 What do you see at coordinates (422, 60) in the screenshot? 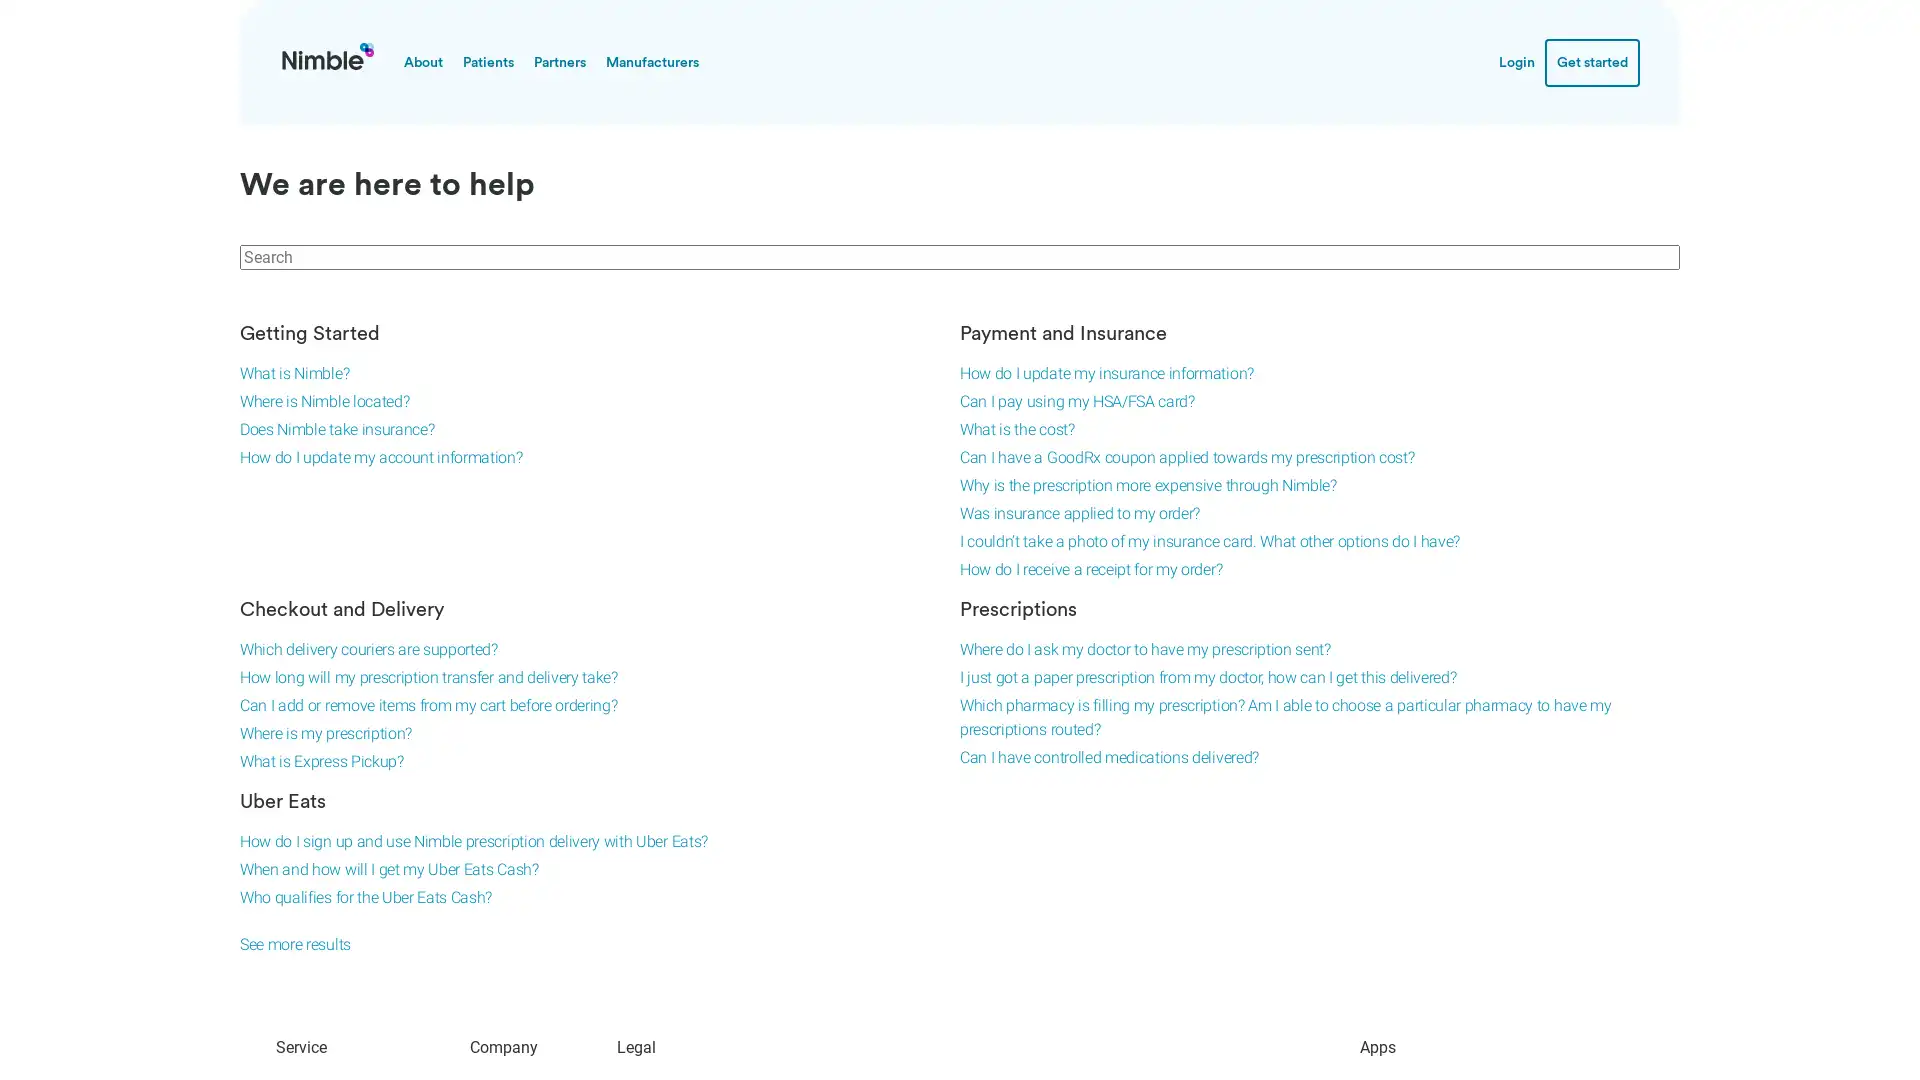
I see `About` at bounding box center [422, 60].